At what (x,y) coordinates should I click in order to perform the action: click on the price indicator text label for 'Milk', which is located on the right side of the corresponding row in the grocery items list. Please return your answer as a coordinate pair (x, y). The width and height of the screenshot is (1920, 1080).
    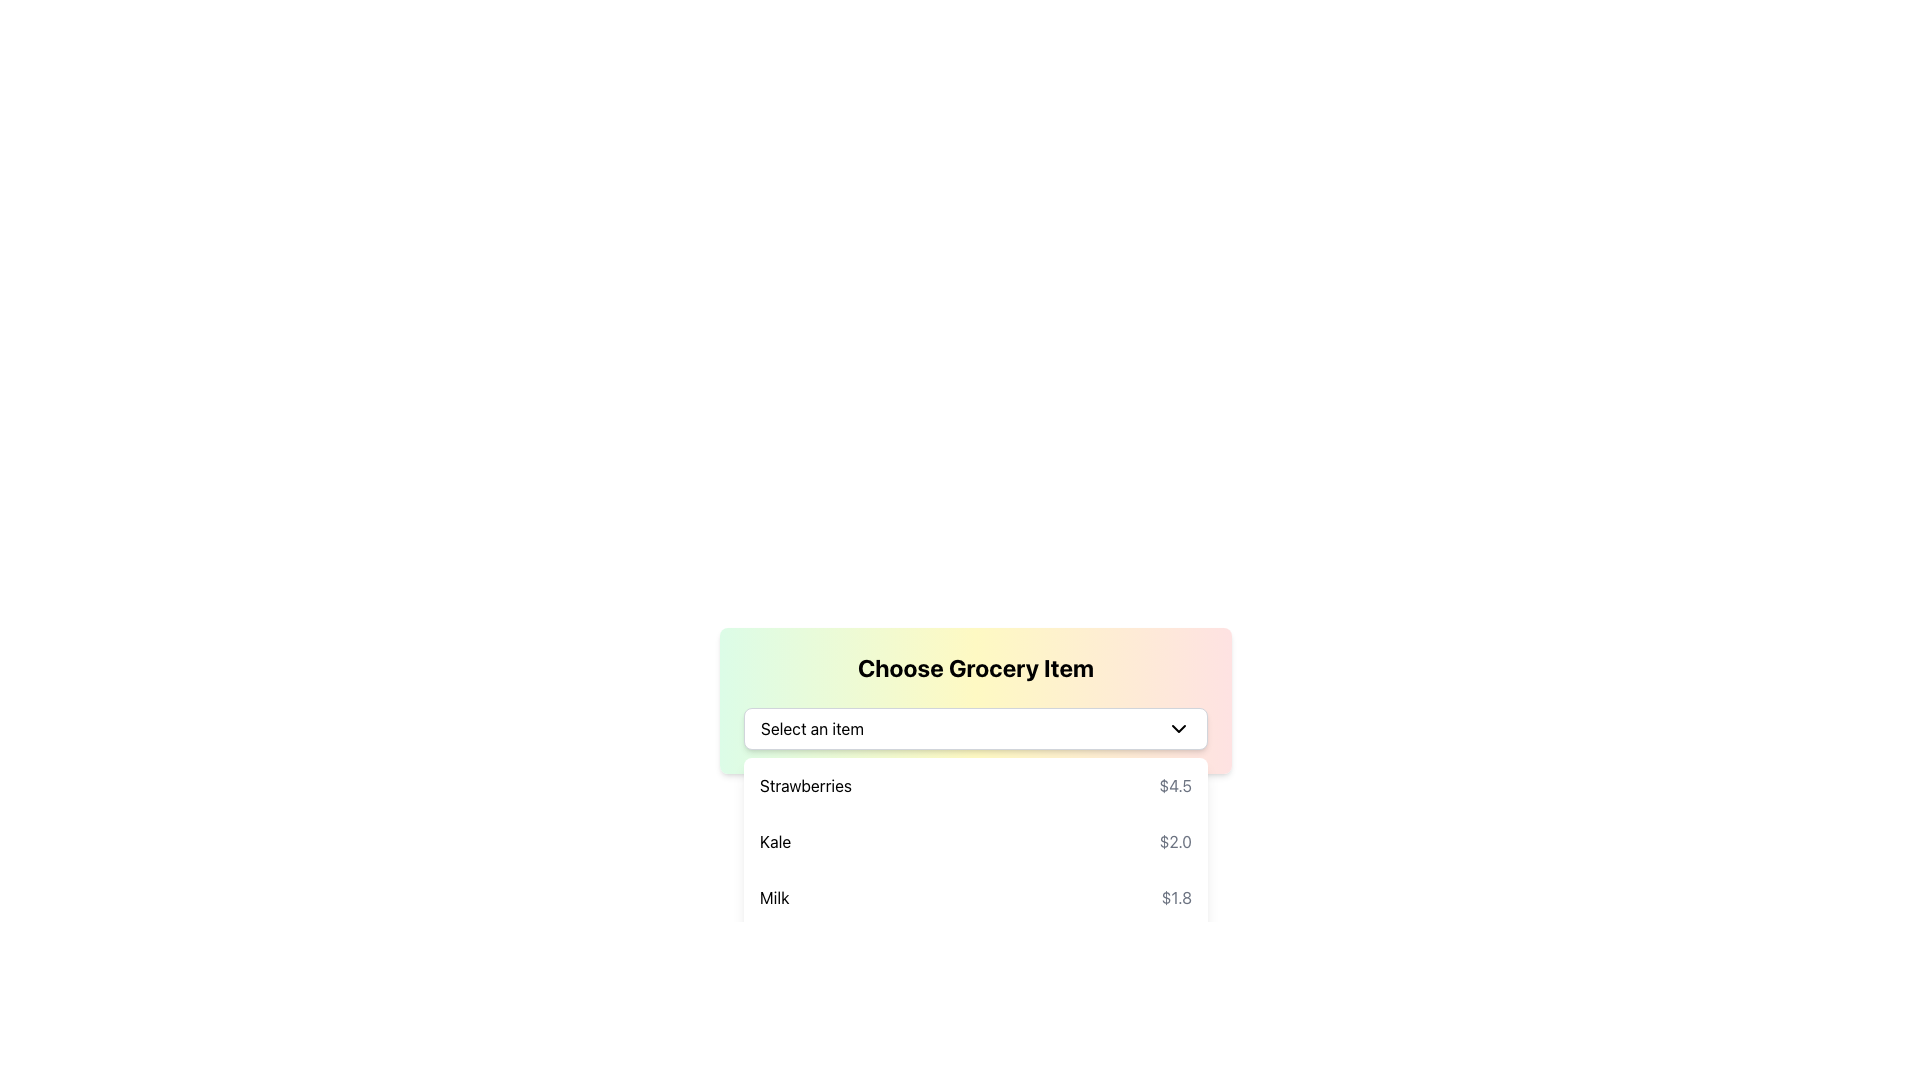
    Looking at the image, I should click on (1176, 897).